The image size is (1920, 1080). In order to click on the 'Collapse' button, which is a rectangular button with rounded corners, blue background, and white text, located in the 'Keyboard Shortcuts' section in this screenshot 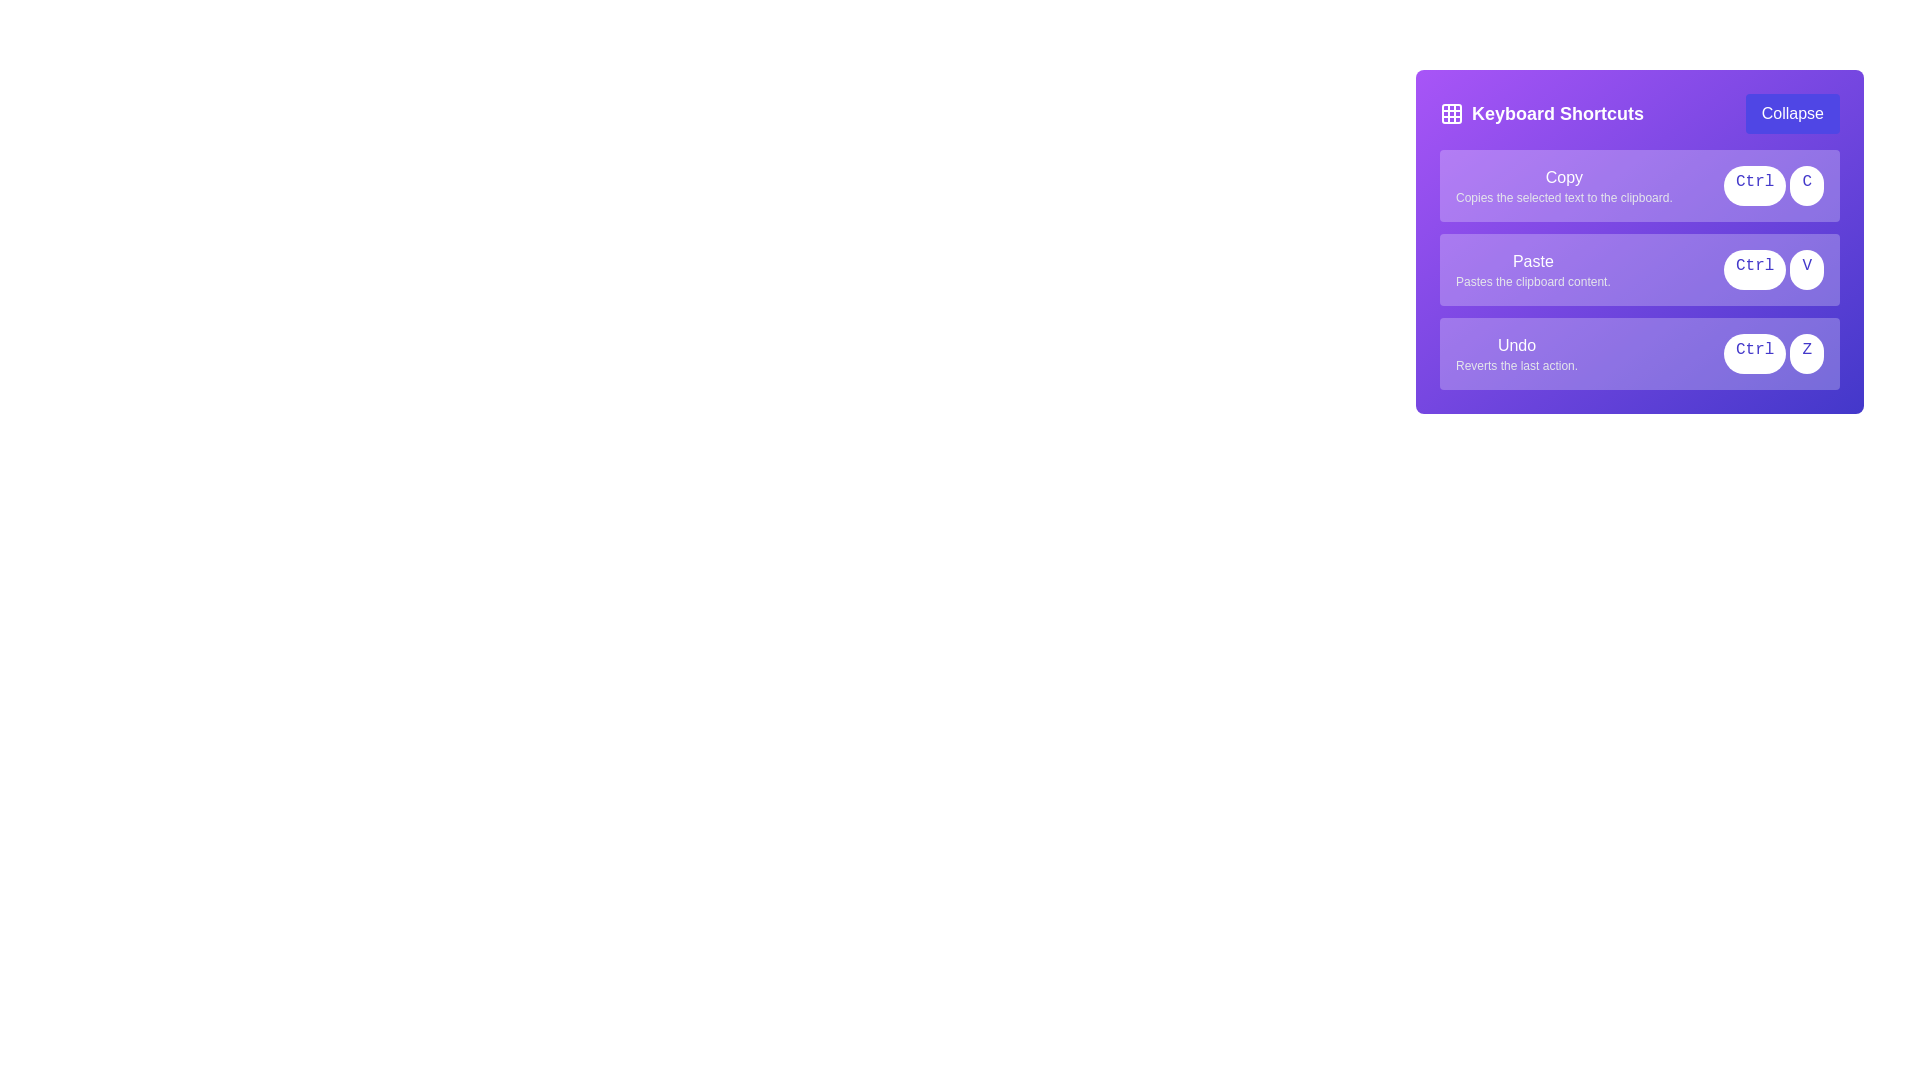, I will do `click(1792, 114)`.